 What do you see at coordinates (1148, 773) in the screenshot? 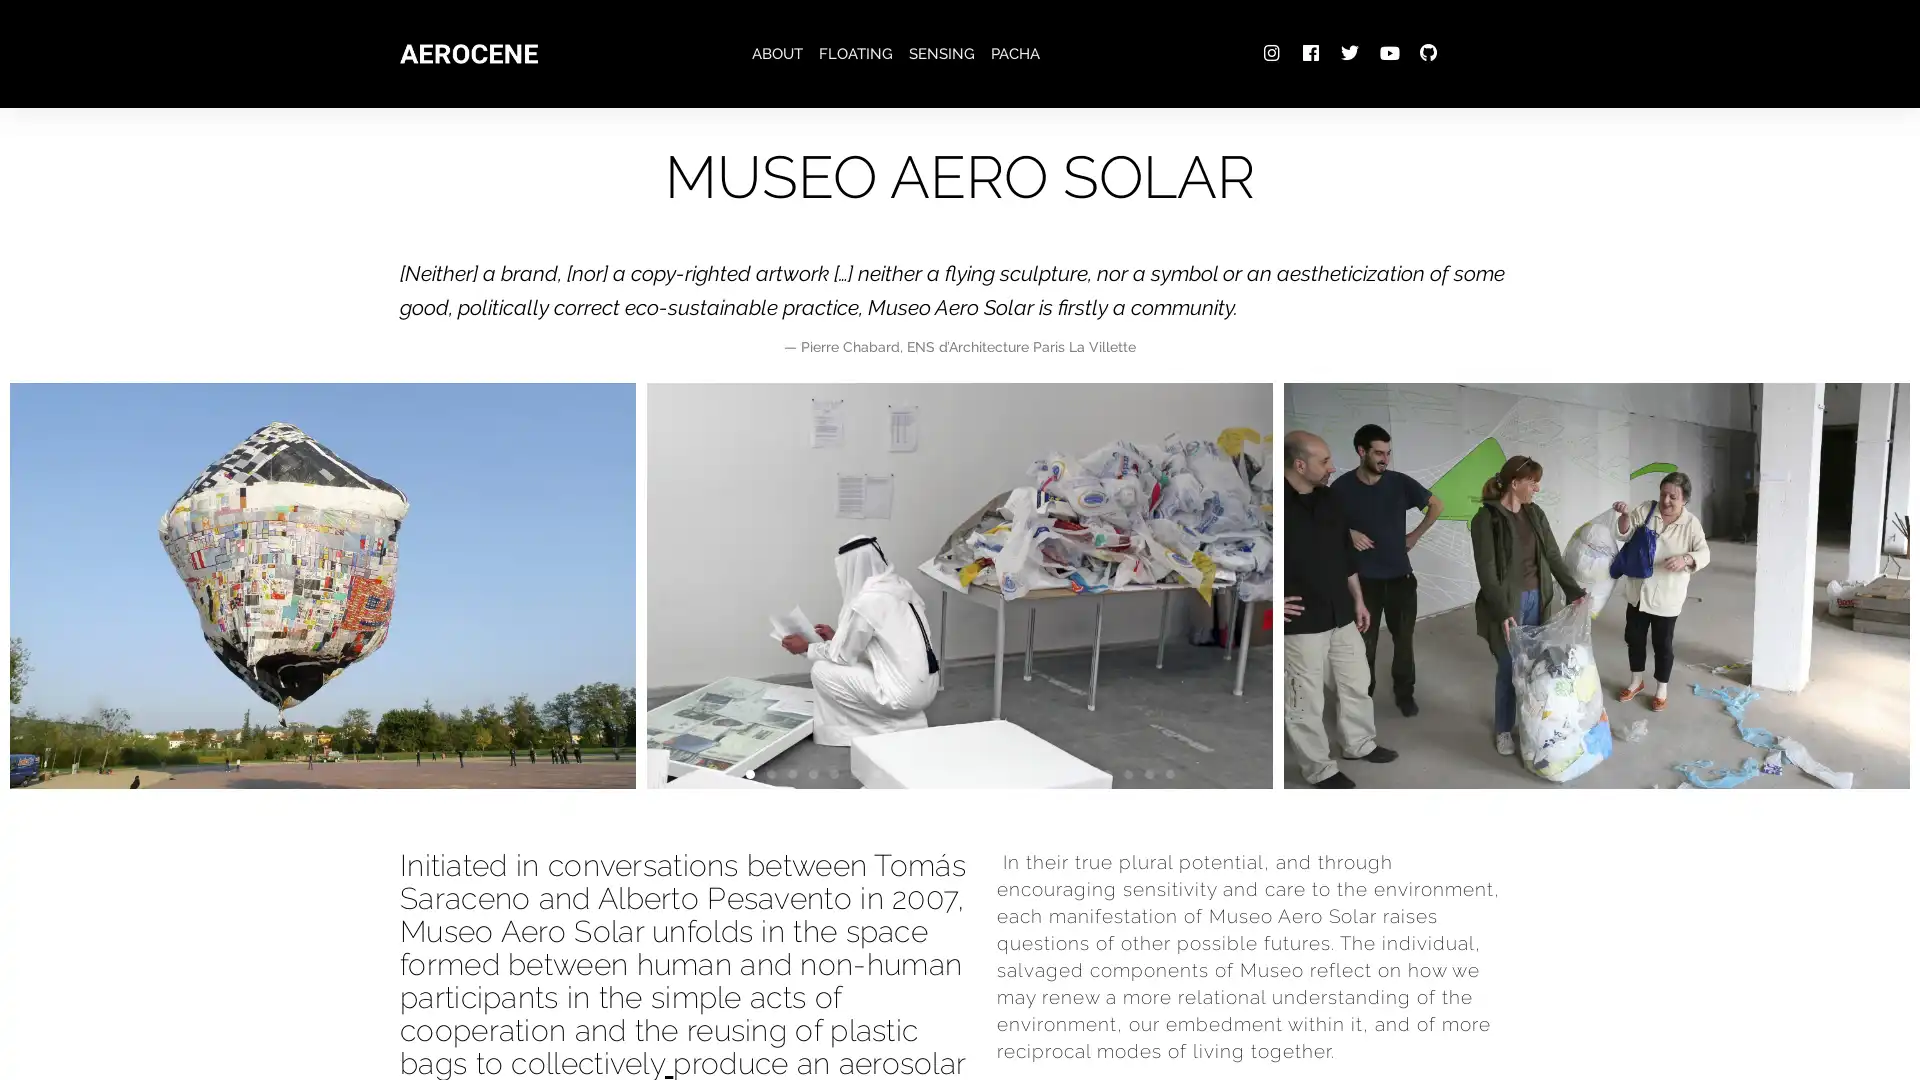
I see `Go to slide 20` at bounding box center [1148, 773].